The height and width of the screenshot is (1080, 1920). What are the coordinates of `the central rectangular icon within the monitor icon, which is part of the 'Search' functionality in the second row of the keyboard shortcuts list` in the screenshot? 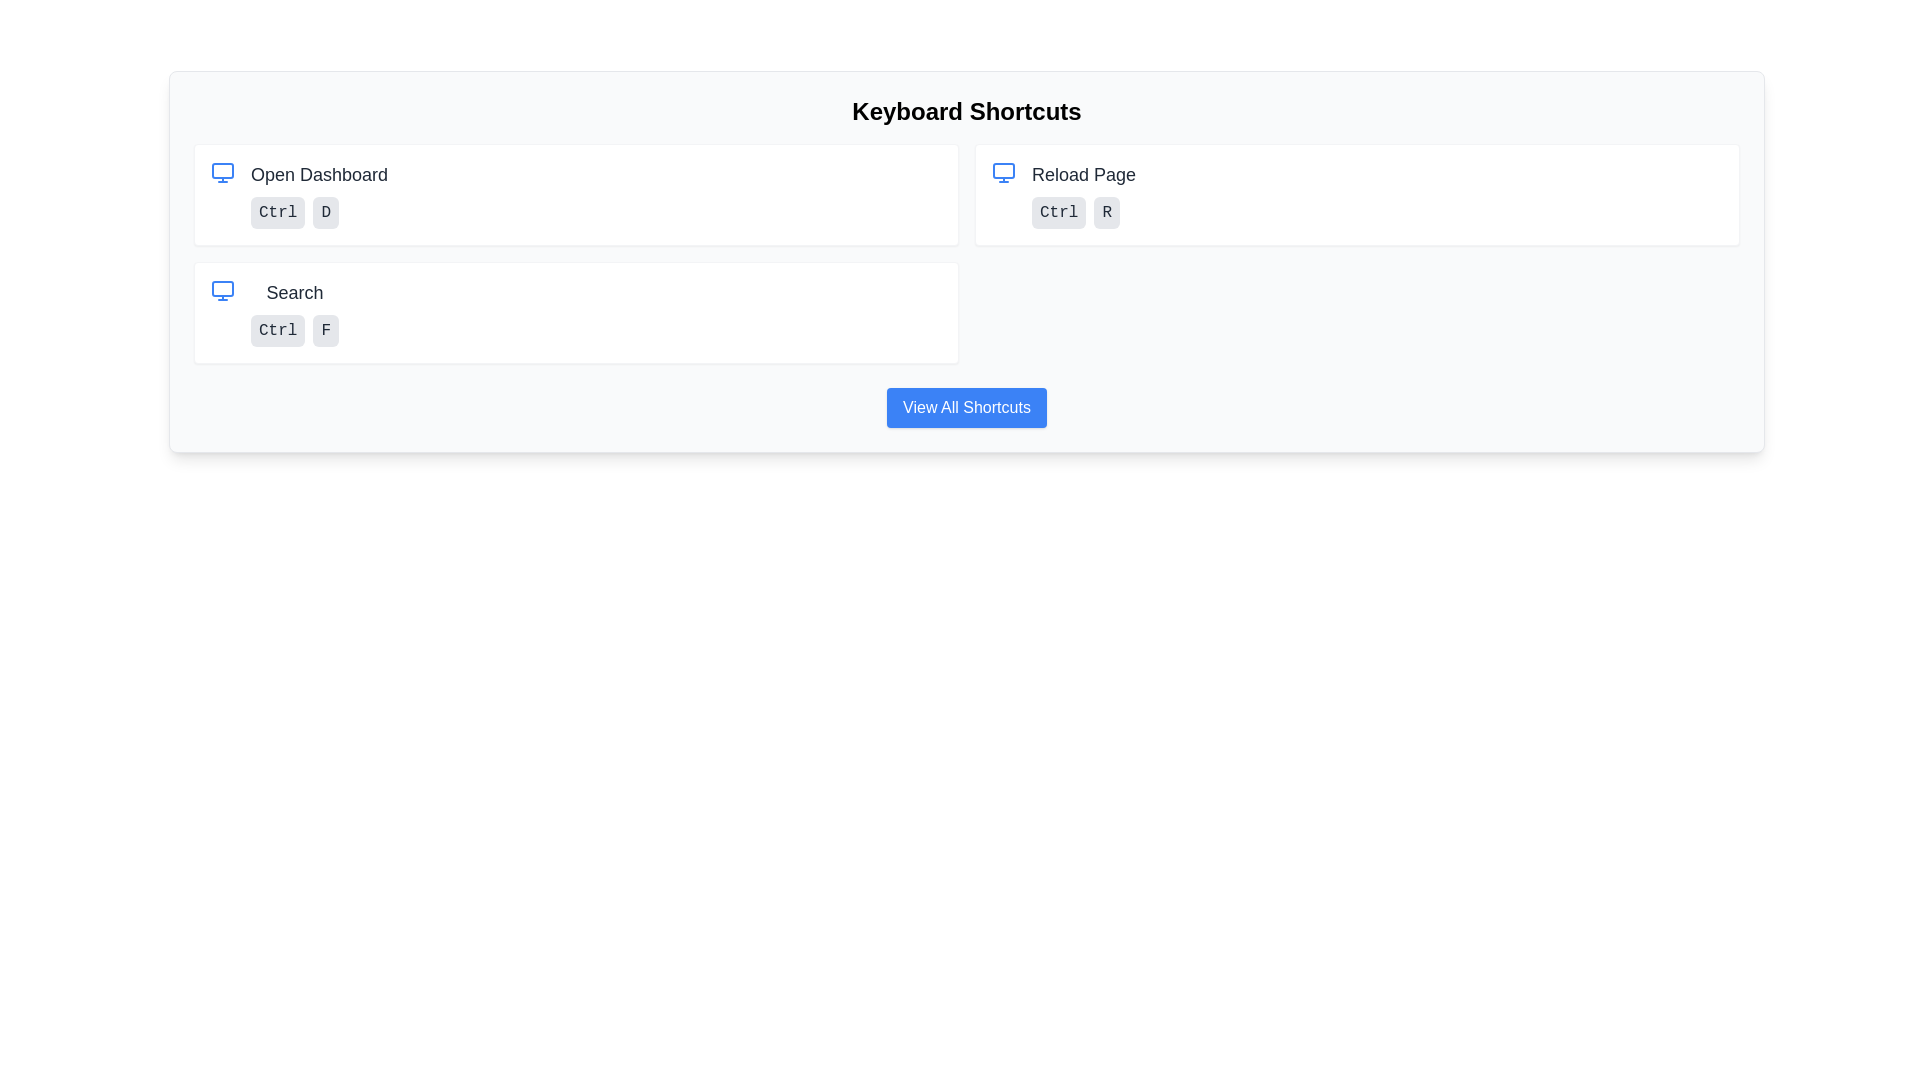 It's located at (222, 289).